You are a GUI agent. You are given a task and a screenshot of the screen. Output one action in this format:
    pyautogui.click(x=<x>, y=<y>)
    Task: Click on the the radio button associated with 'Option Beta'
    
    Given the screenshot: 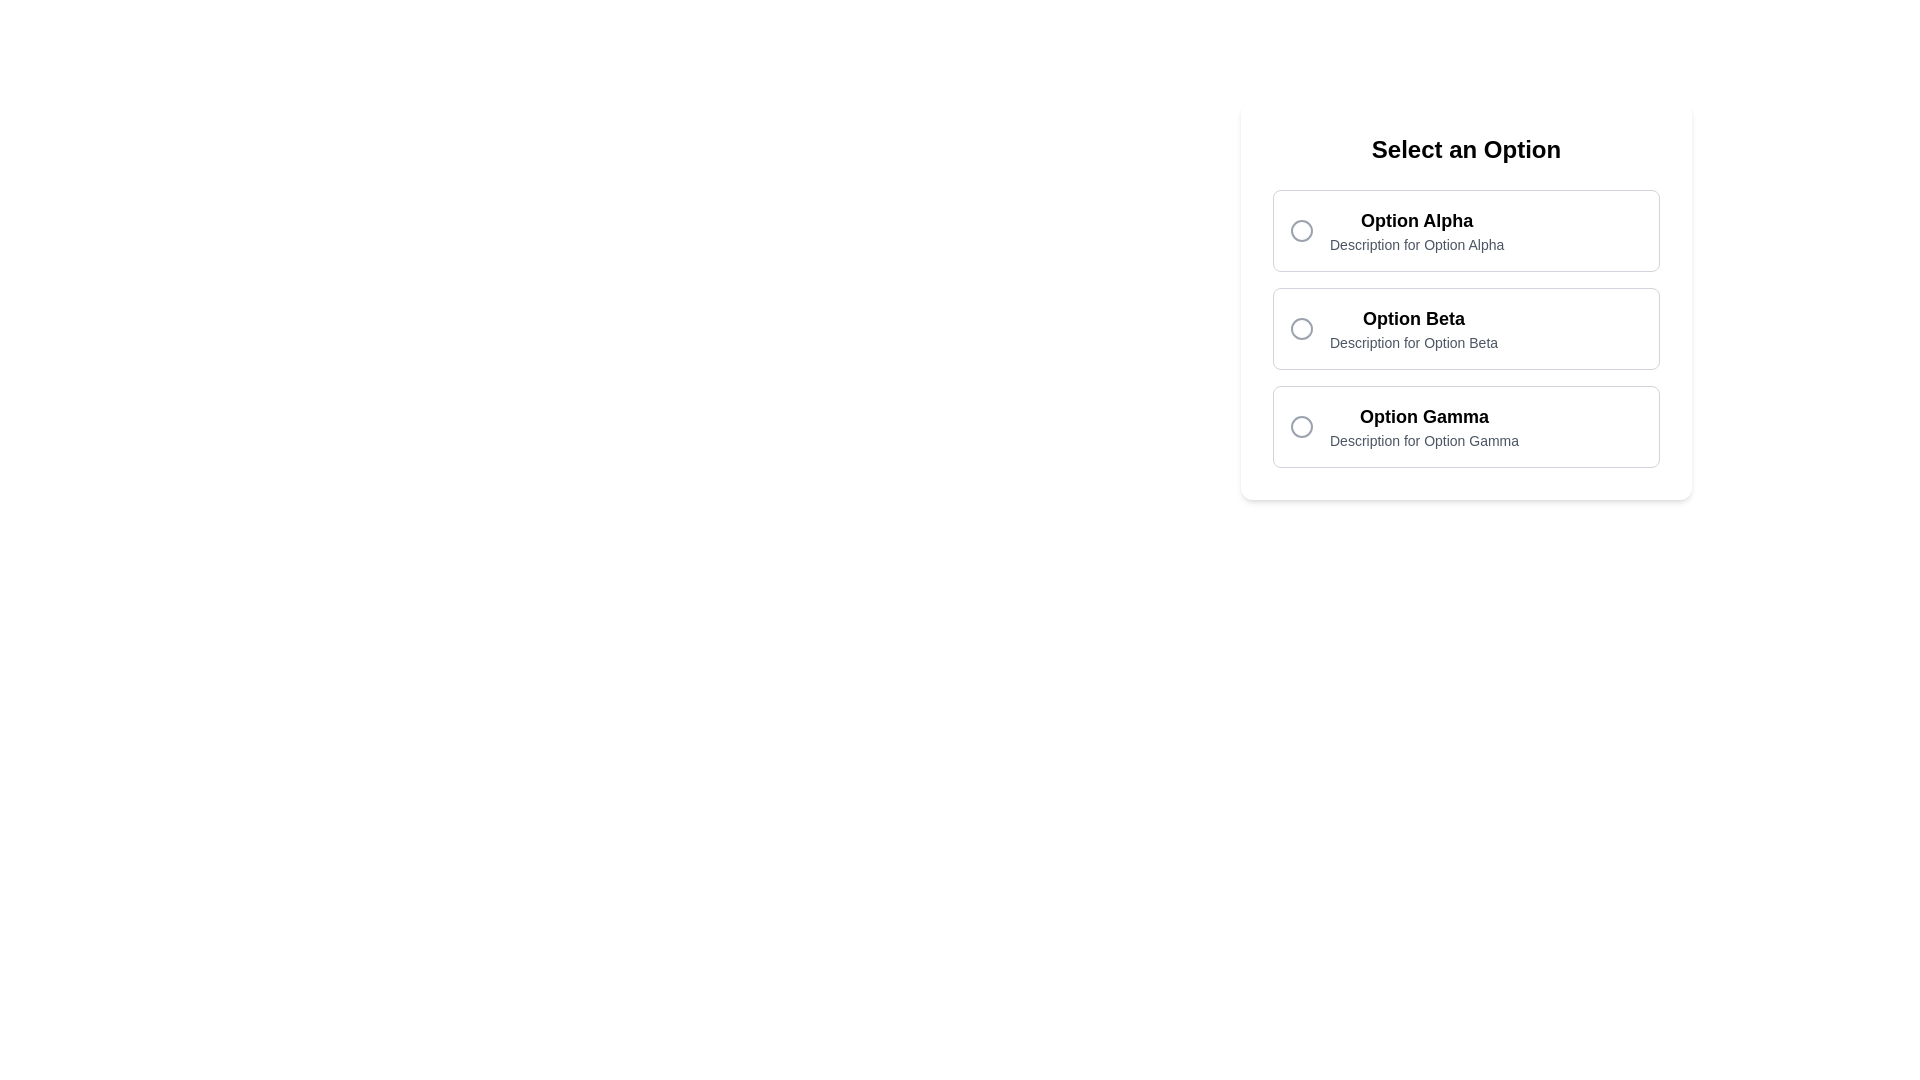 What is the action you would take?
    pyautogui.click(x=1301, y=327)
    